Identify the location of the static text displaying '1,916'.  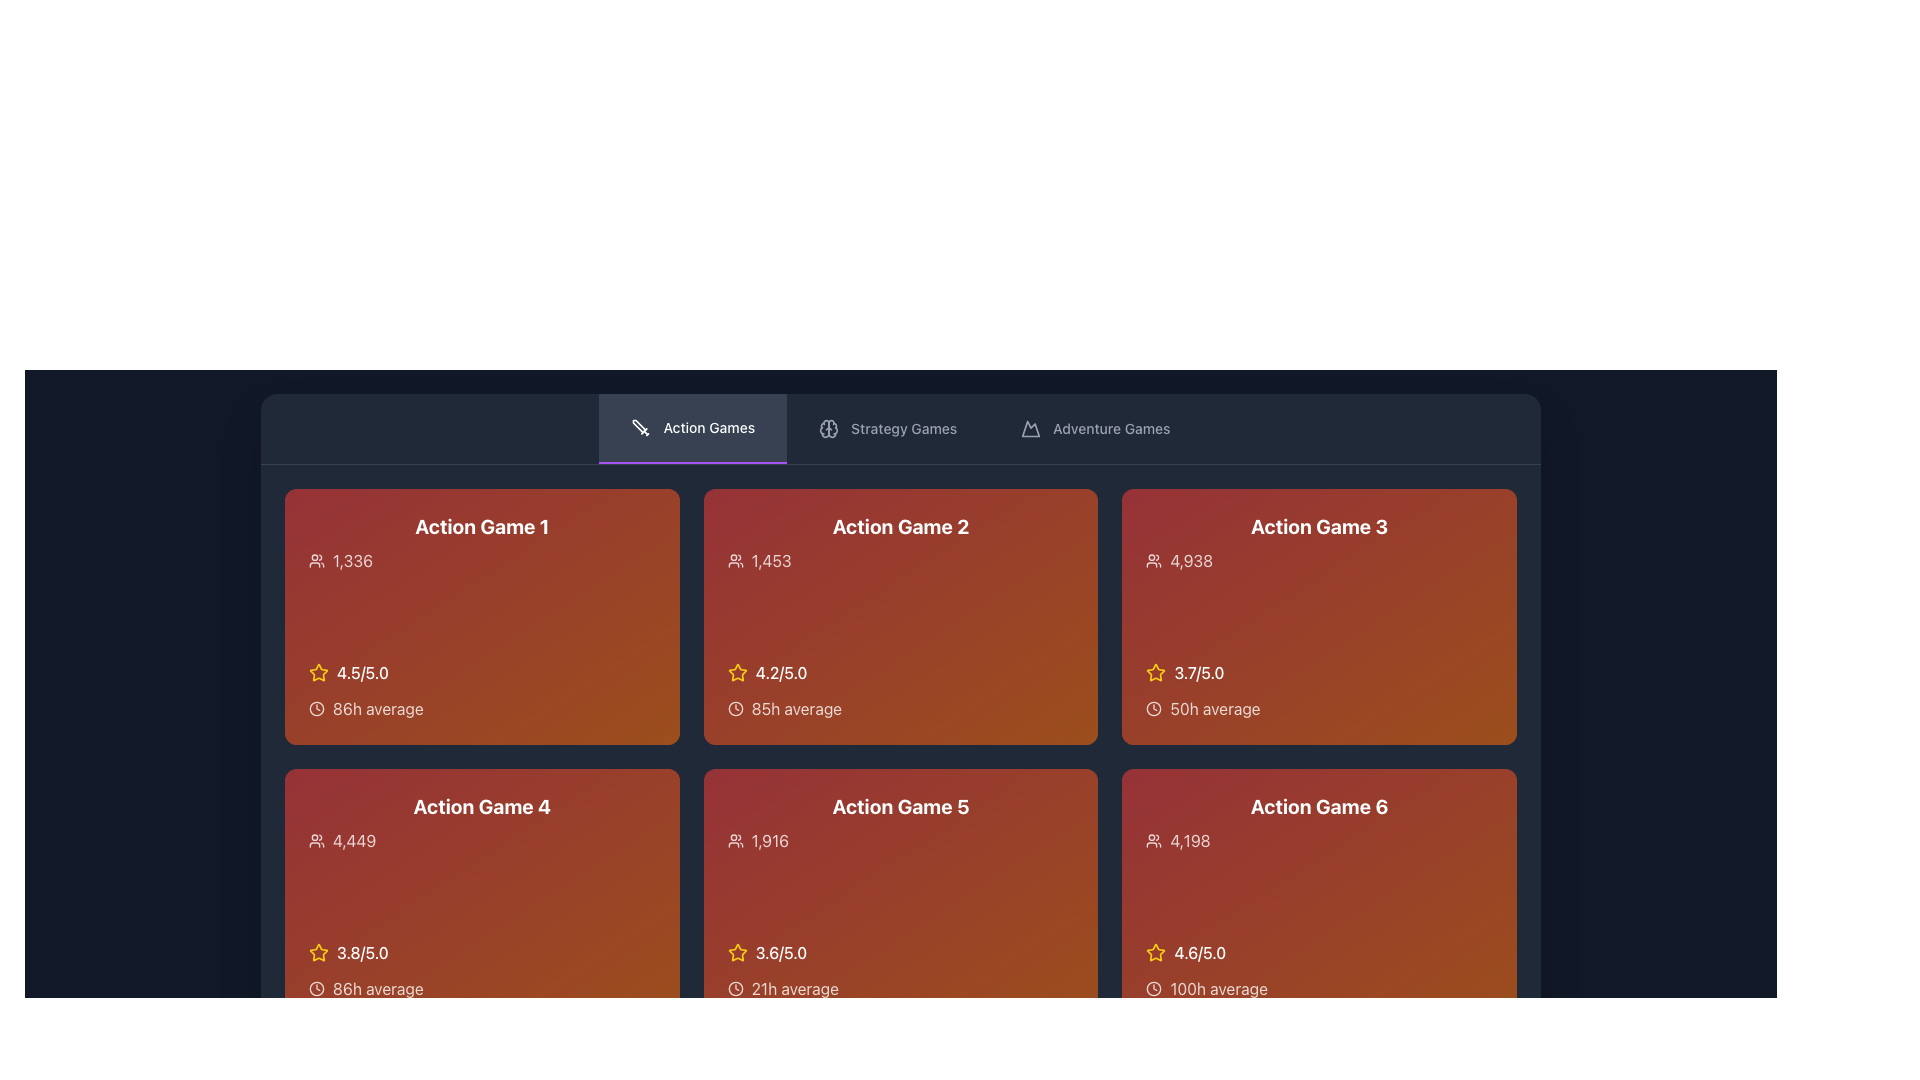
(769, 840).